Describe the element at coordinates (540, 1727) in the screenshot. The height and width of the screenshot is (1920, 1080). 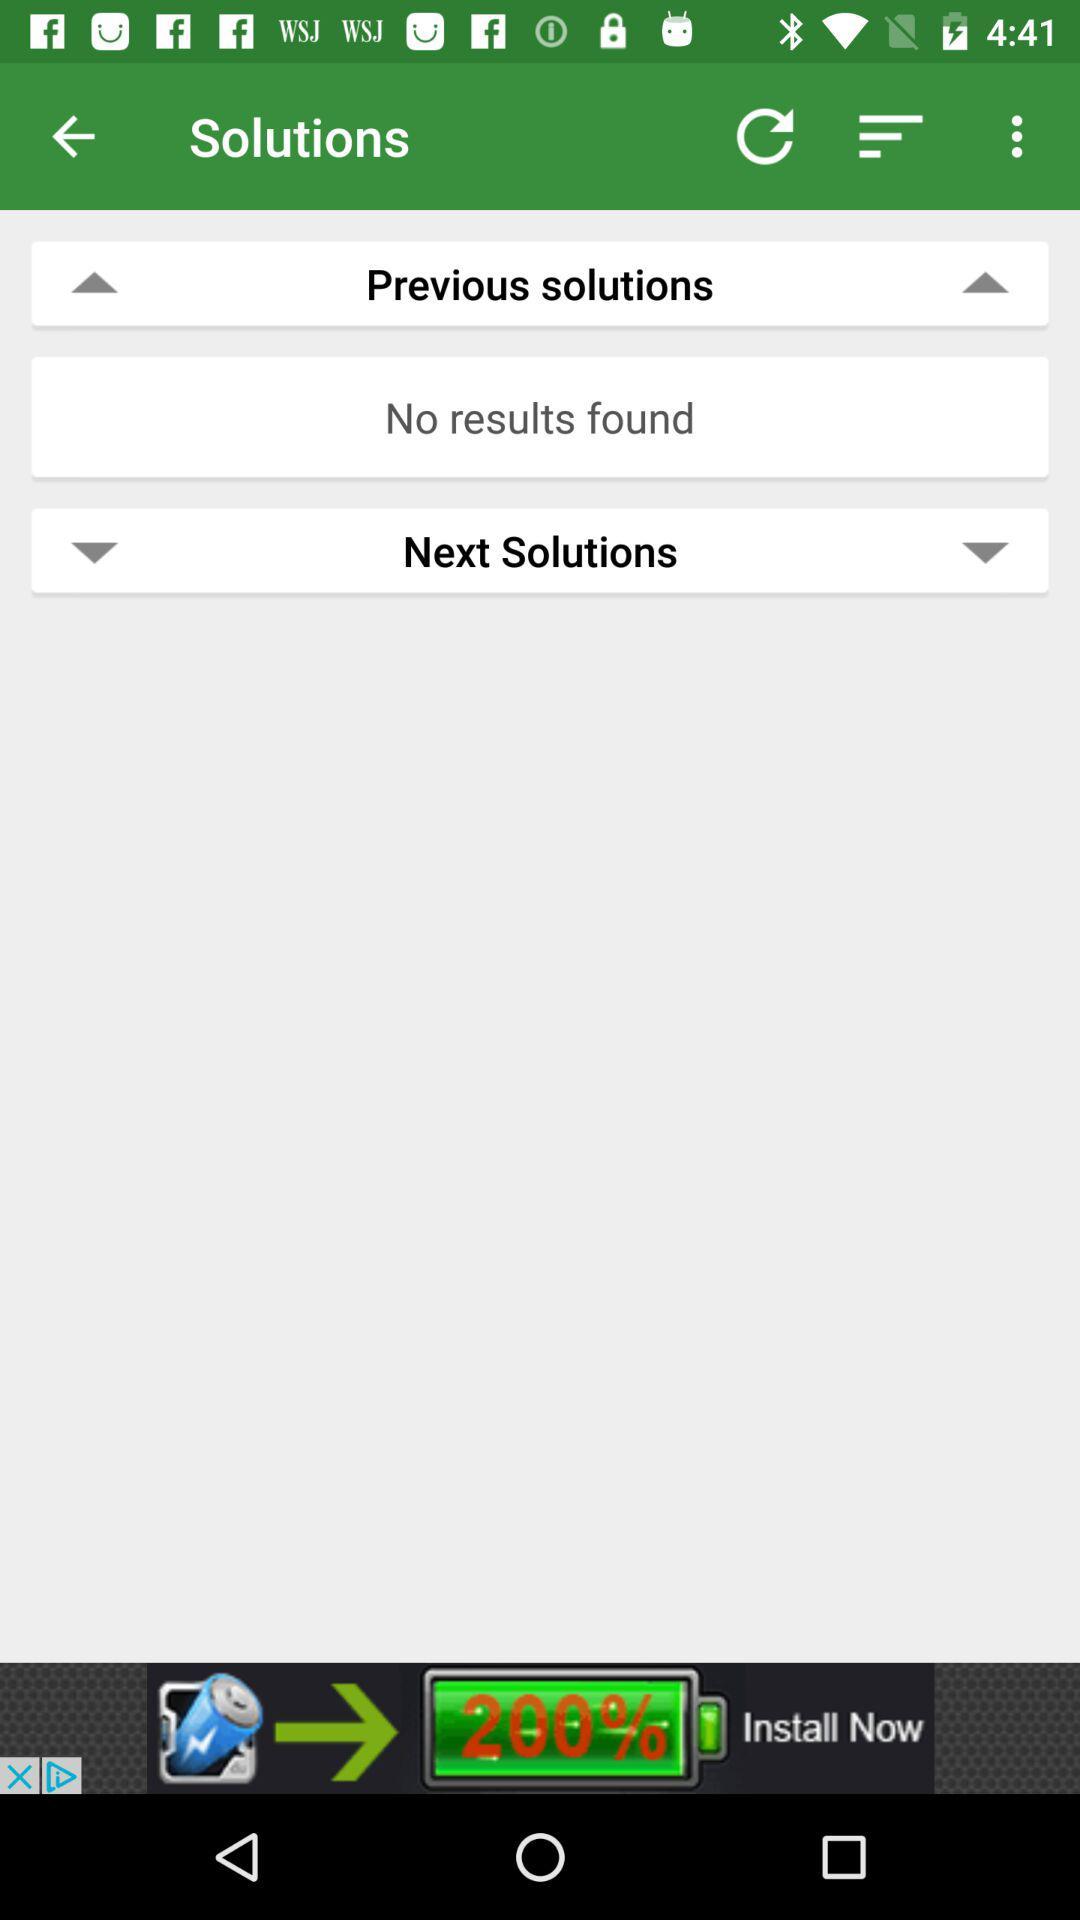
I see `advertisement button` at that location.